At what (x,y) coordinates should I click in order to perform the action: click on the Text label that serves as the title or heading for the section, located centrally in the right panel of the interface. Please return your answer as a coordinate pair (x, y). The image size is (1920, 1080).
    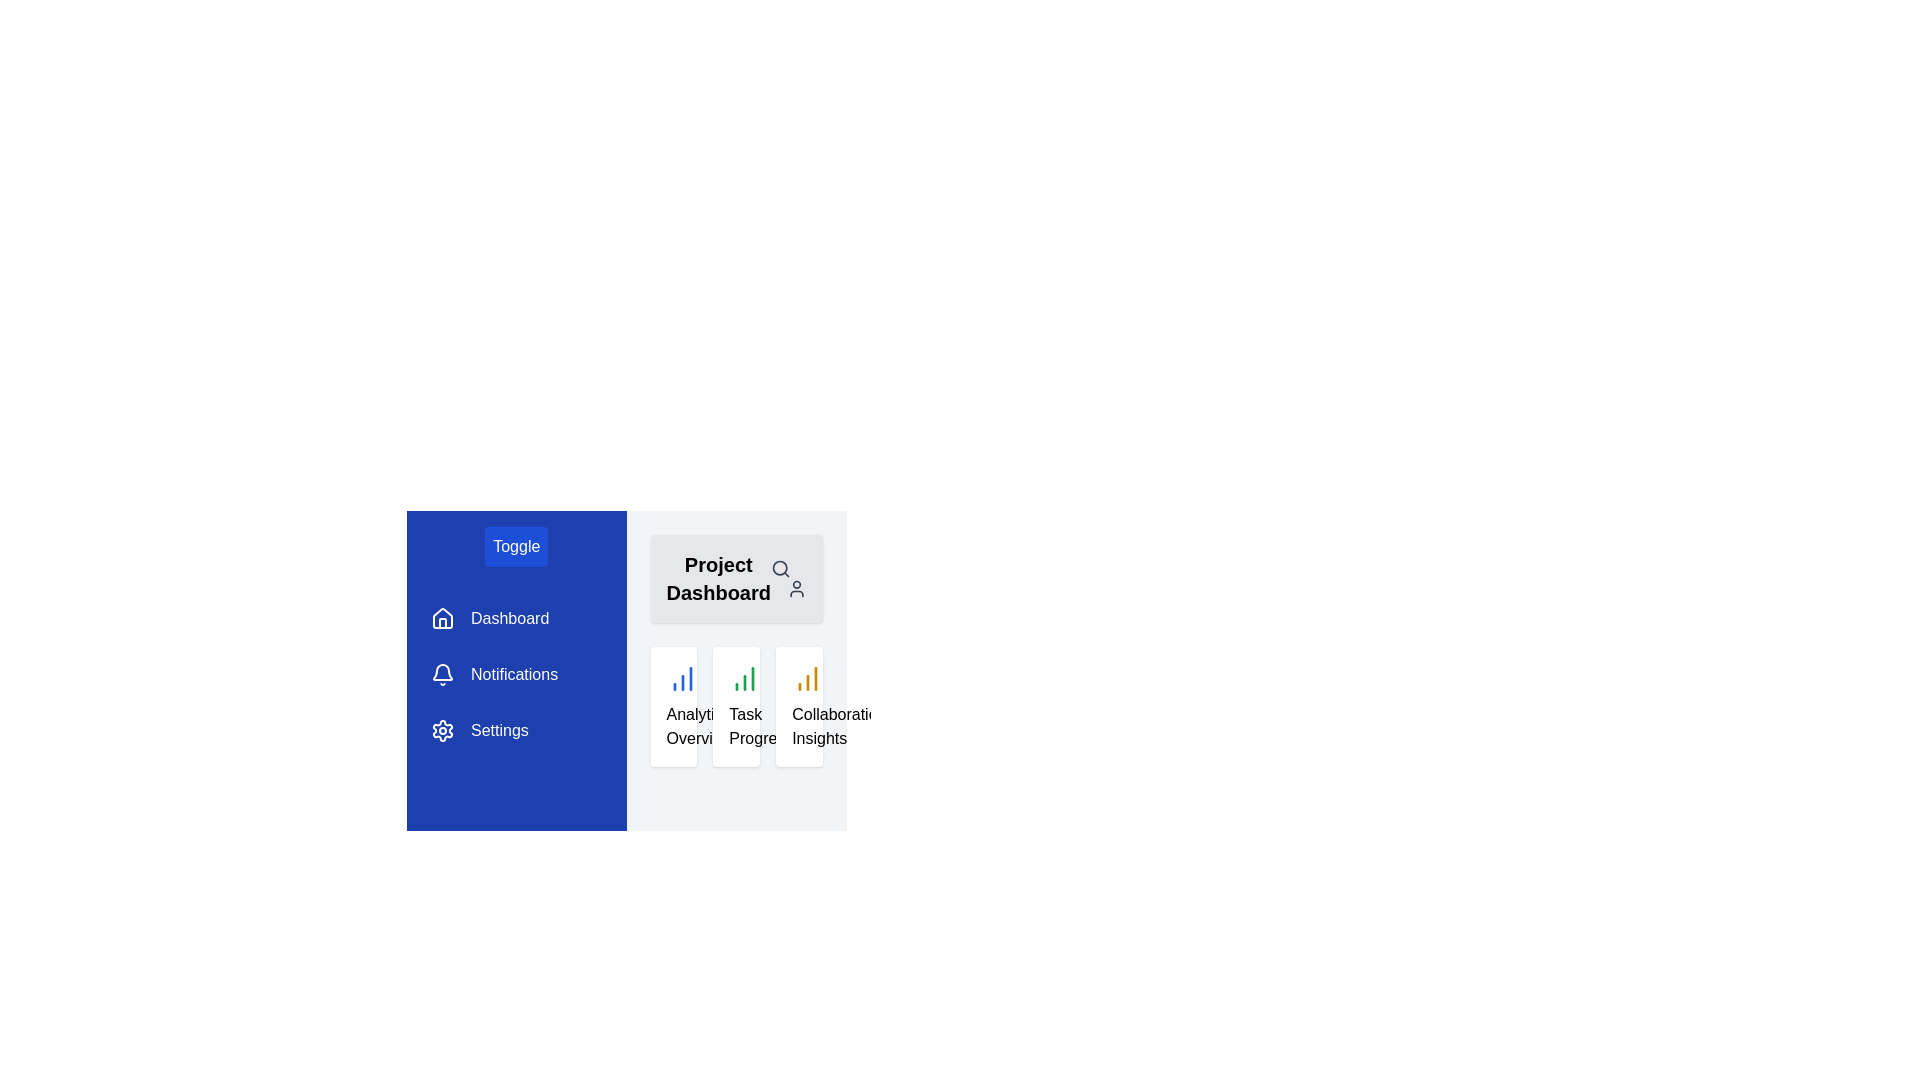
    Looking at the image, I should click on (718, 578).